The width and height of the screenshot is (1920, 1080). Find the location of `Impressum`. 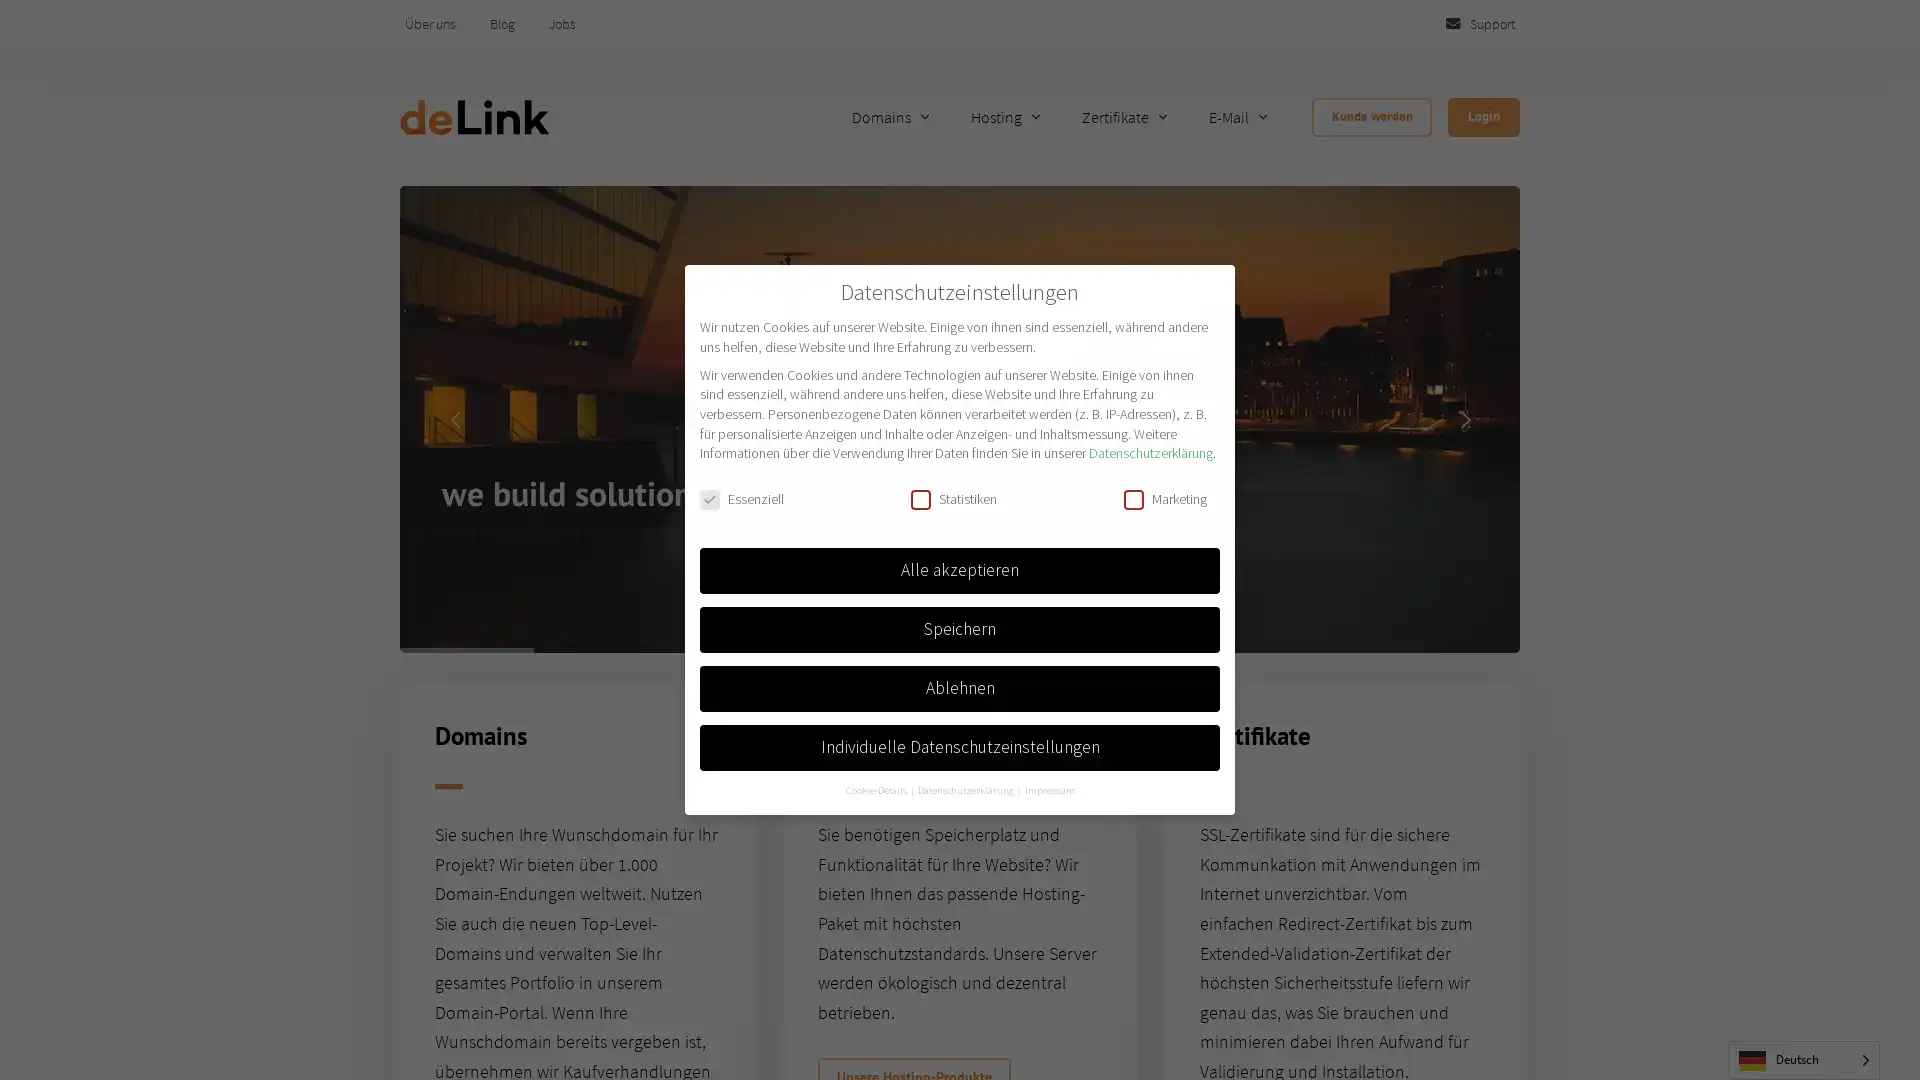

Impressum is located at coordinates (1048, 788).